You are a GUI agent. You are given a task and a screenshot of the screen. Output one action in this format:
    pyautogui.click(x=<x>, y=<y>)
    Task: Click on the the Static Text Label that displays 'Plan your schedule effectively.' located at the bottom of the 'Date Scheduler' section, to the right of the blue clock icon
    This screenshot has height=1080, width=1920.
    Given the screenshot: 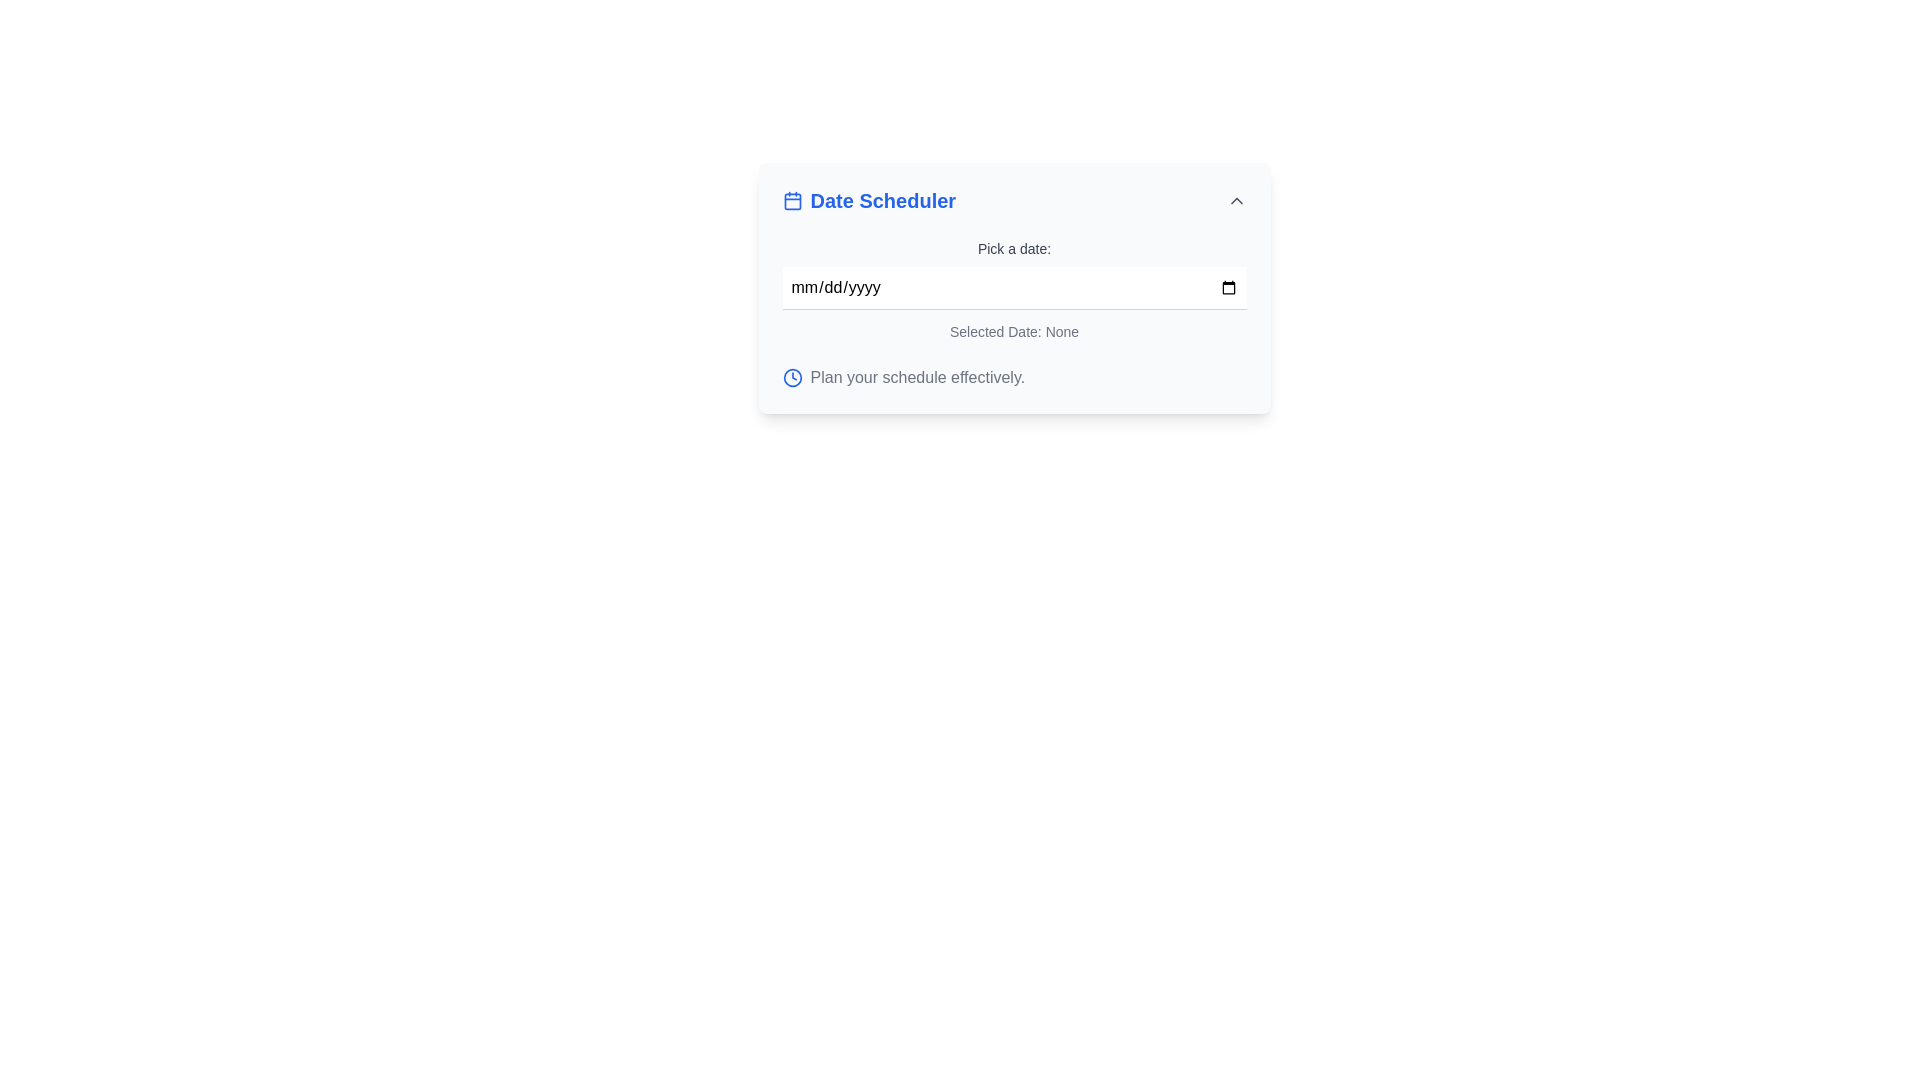 What is the action you would take?
    pyautogui.click(x=916, y=378)
    